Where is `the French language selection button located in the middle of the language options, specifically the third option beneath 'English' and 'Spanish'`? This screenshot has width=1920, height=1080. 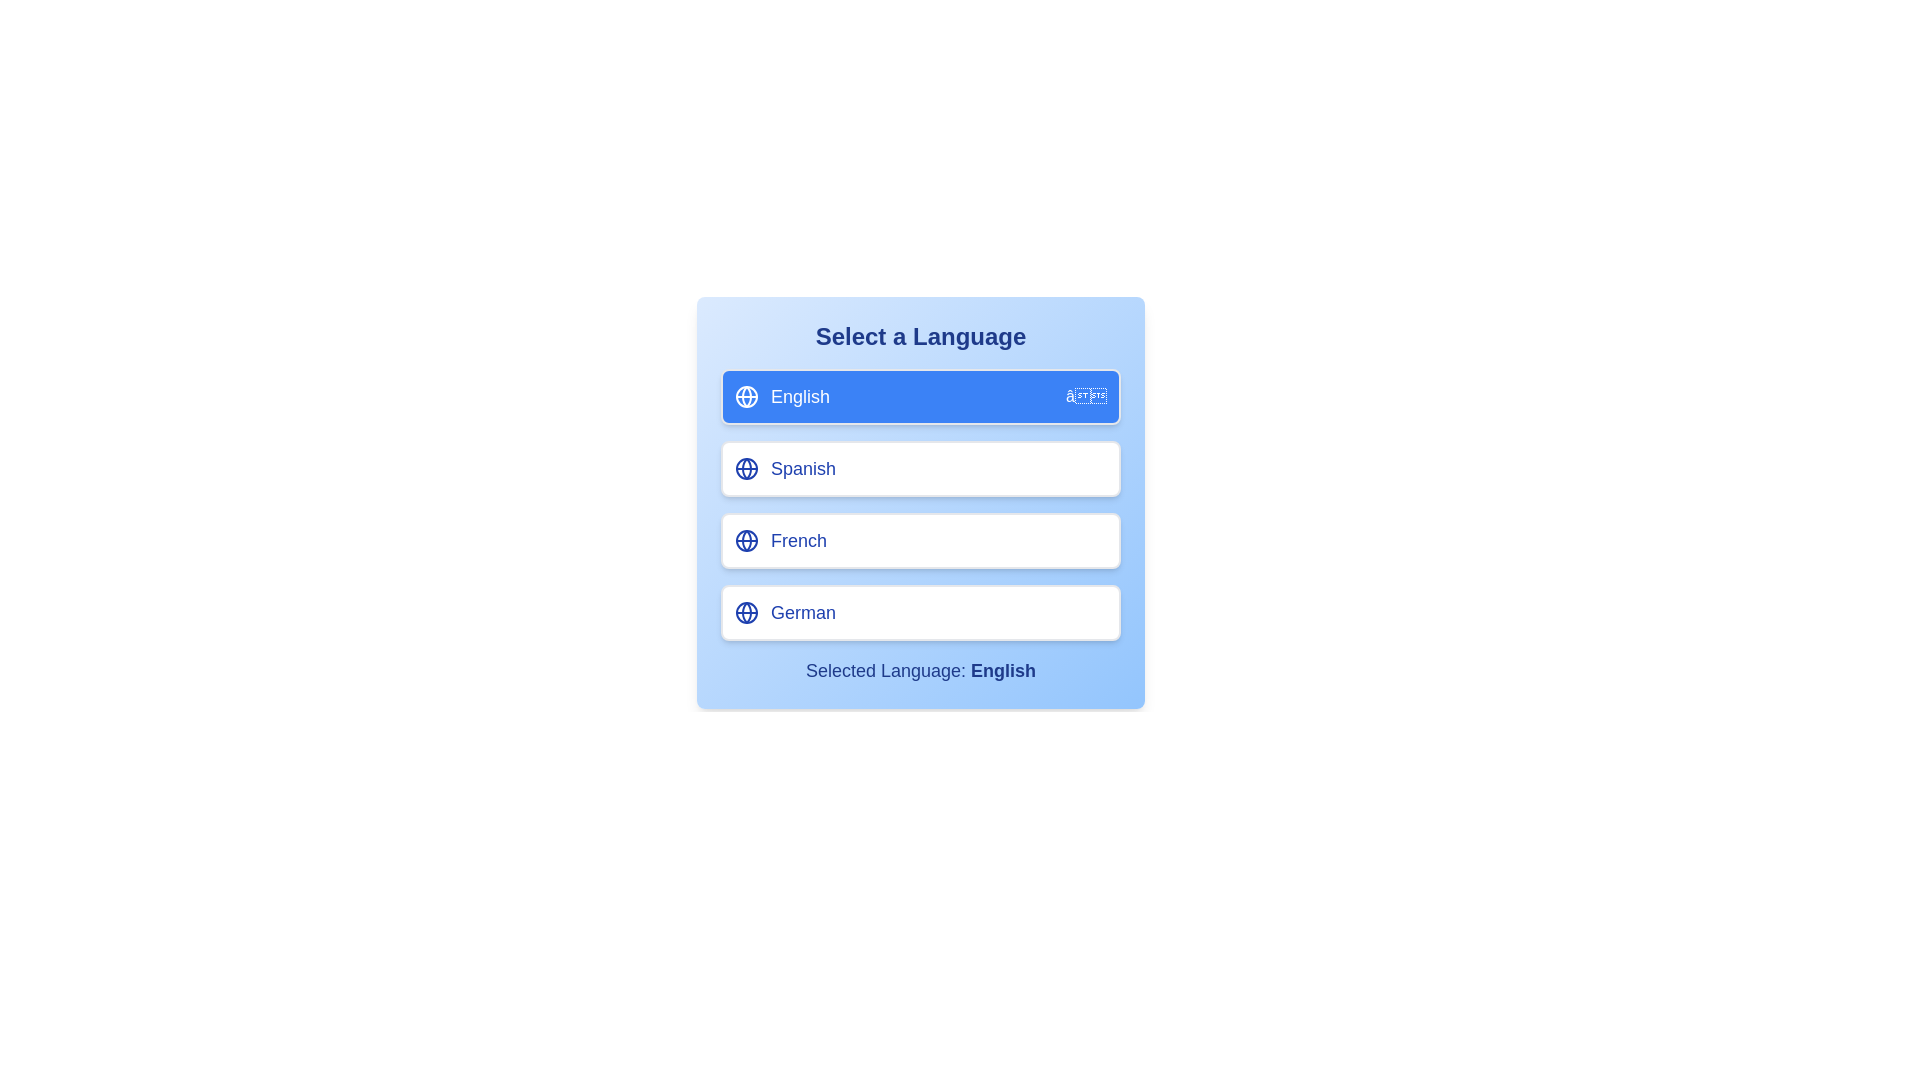
the French language selection button located in the middle of the language options, specifically the third option beneath 'English' and 'Spanish' is located at coordinates (920, 540).